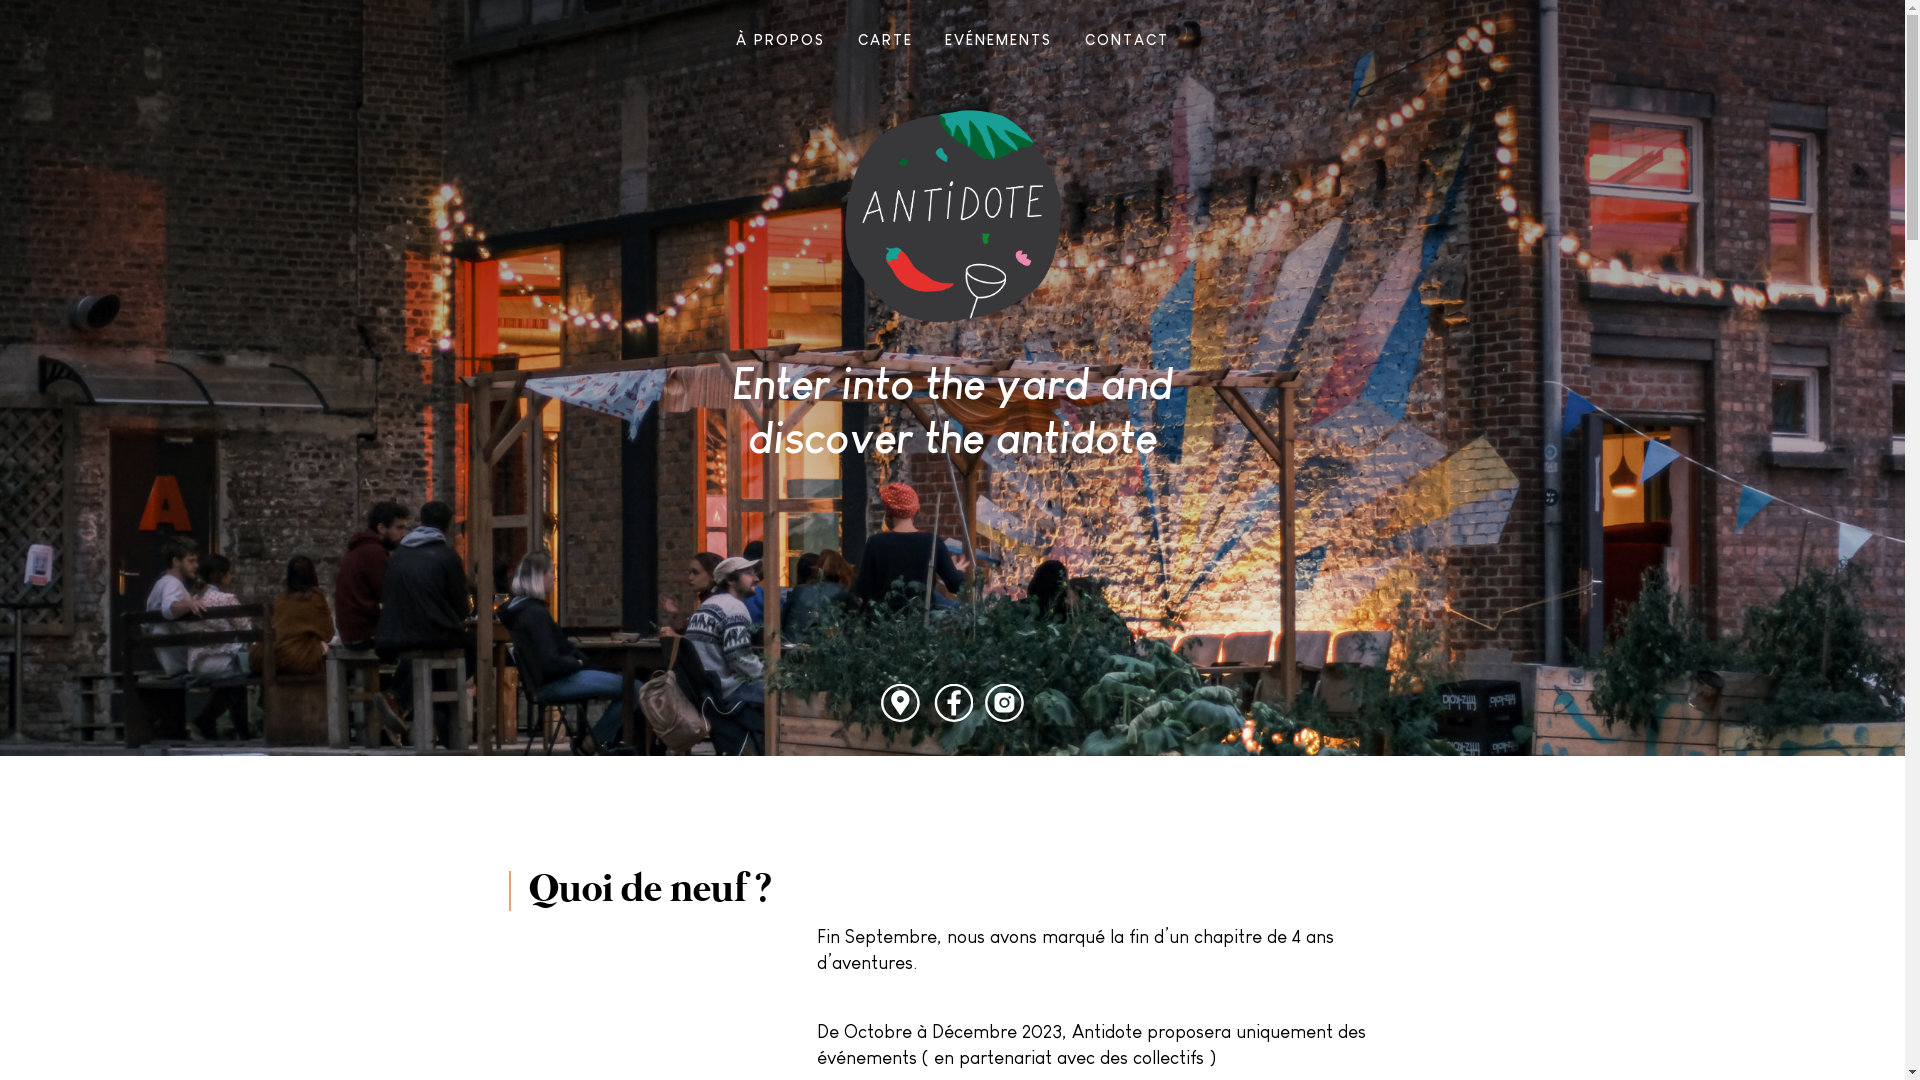 The width and height of the screenshot is (1920, 1080). Describe the element at coordinates (1003, 703) in the screenshot. I see `'Instagram'` at that location.